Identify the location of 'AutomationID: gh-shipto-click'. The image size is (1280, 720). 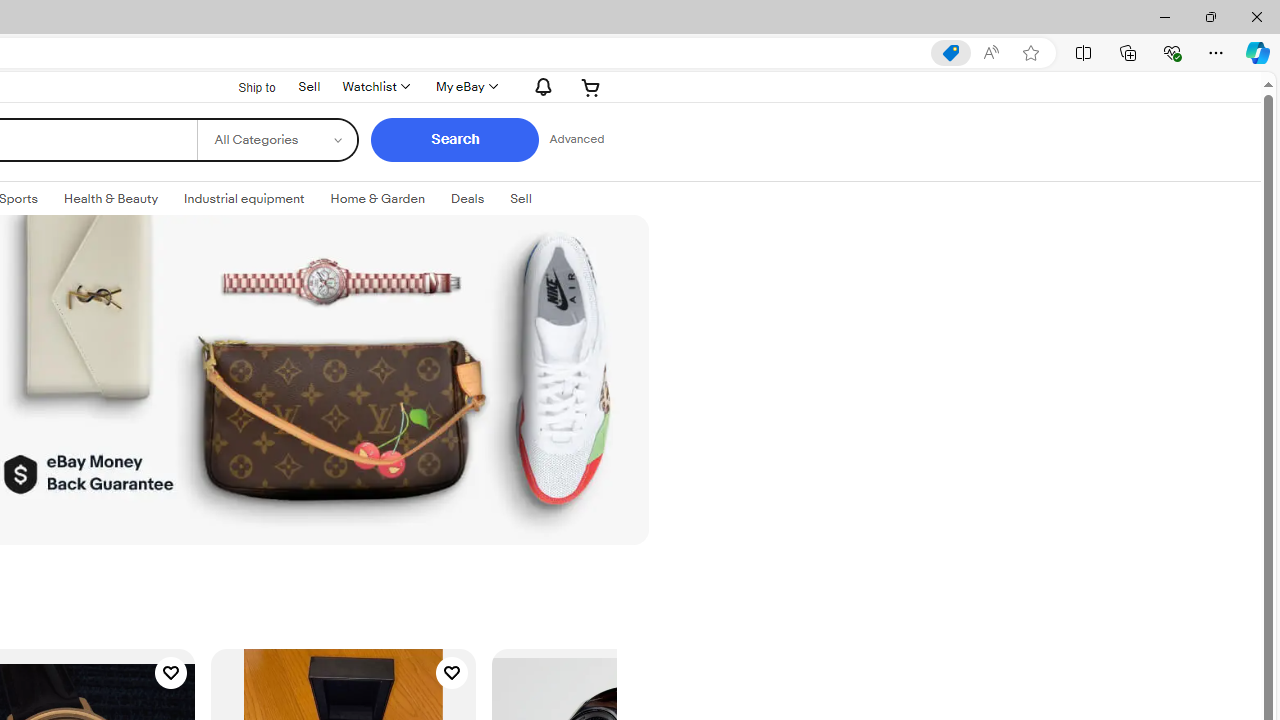
(243, 85).